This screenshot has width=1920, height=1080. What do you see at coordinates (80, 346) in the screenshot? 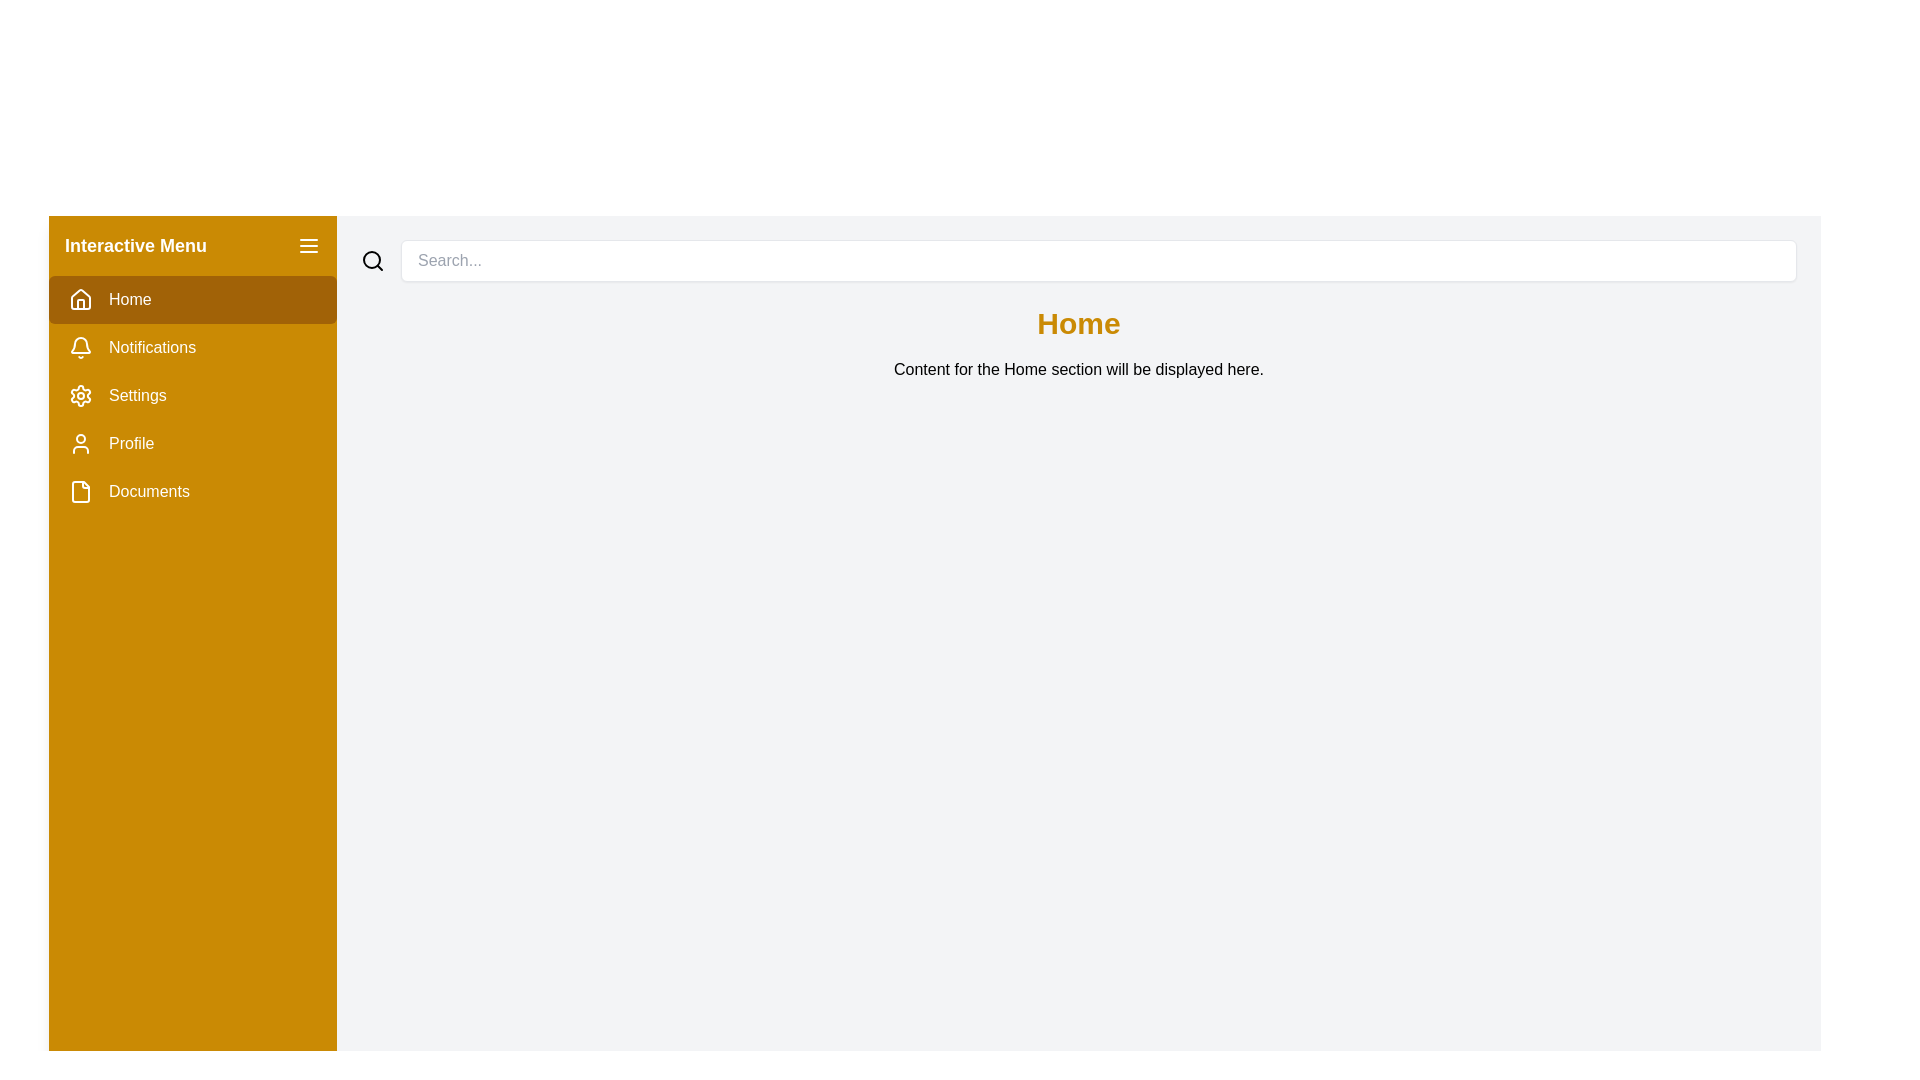
I see `the bell-shaped icon located in the left navigation bar, immediately to the left of the 'Notifications' text` at bounding box center [80, 346].